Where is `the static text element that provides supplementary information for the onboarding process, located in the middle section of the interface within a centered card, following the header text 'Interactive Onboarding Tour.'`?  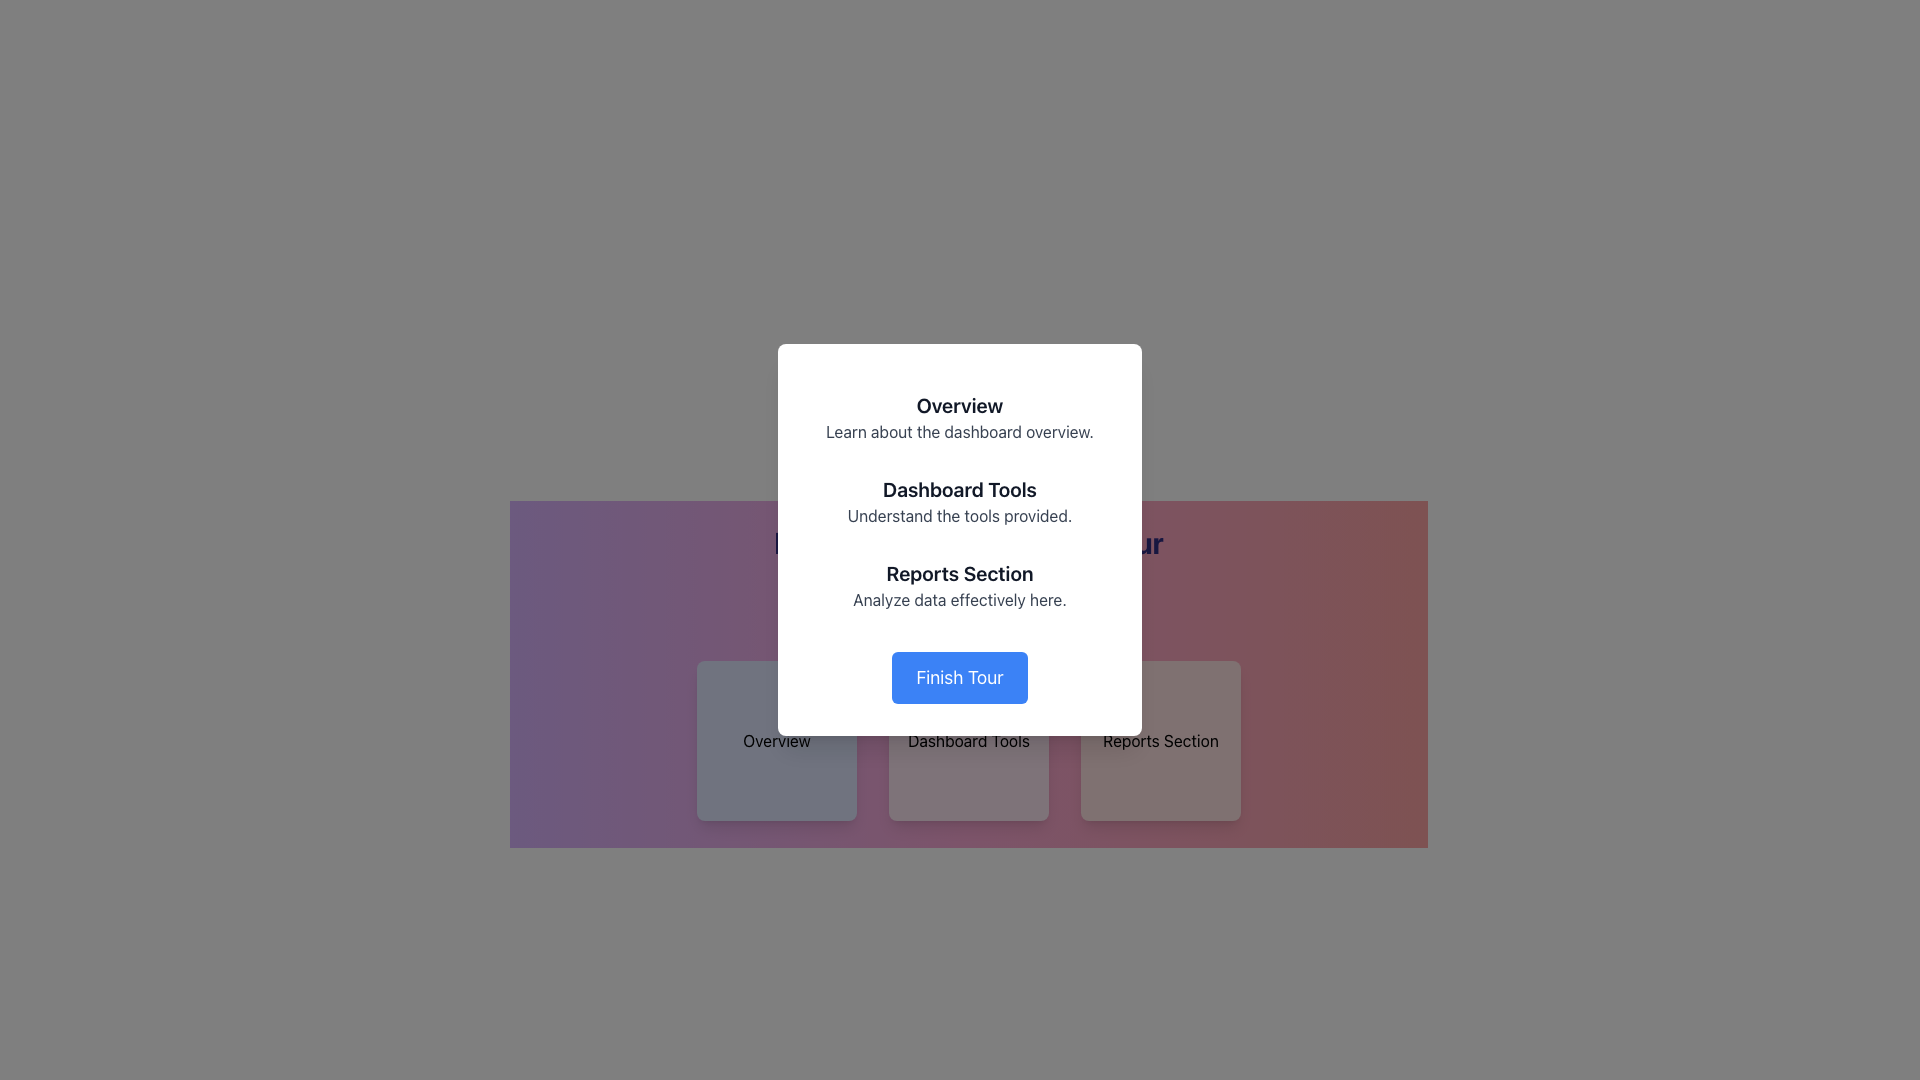
the static text element that provides supplementary information for the onboarding process, located in the middle section of the interface within a centered card, following the header text 'Interactive Onboarding Tour.' is located at coordinates (969, 574).